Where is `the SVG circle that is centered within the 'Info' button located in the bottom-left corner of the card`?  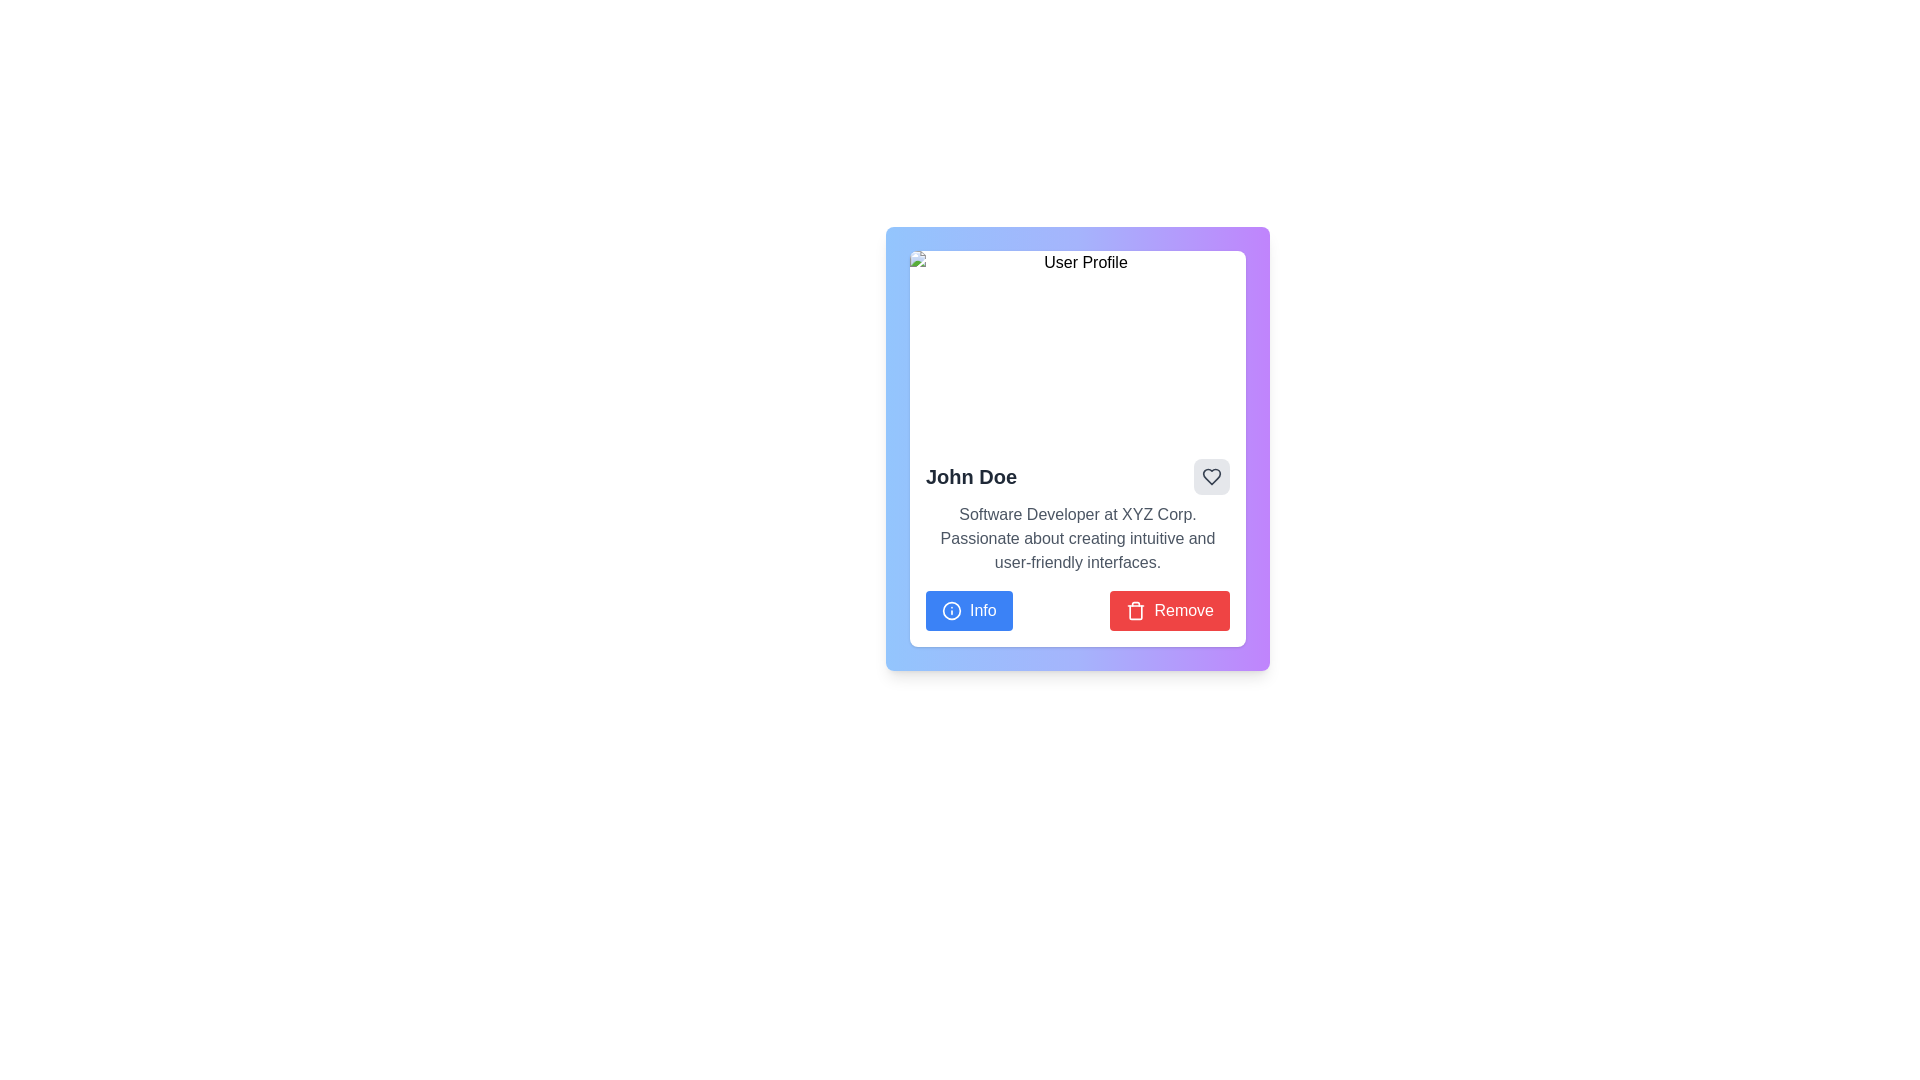 the SVG circle that is centered within the 'Info' button located in the bottom-left corner of the card is located at coordinates (950, 609).